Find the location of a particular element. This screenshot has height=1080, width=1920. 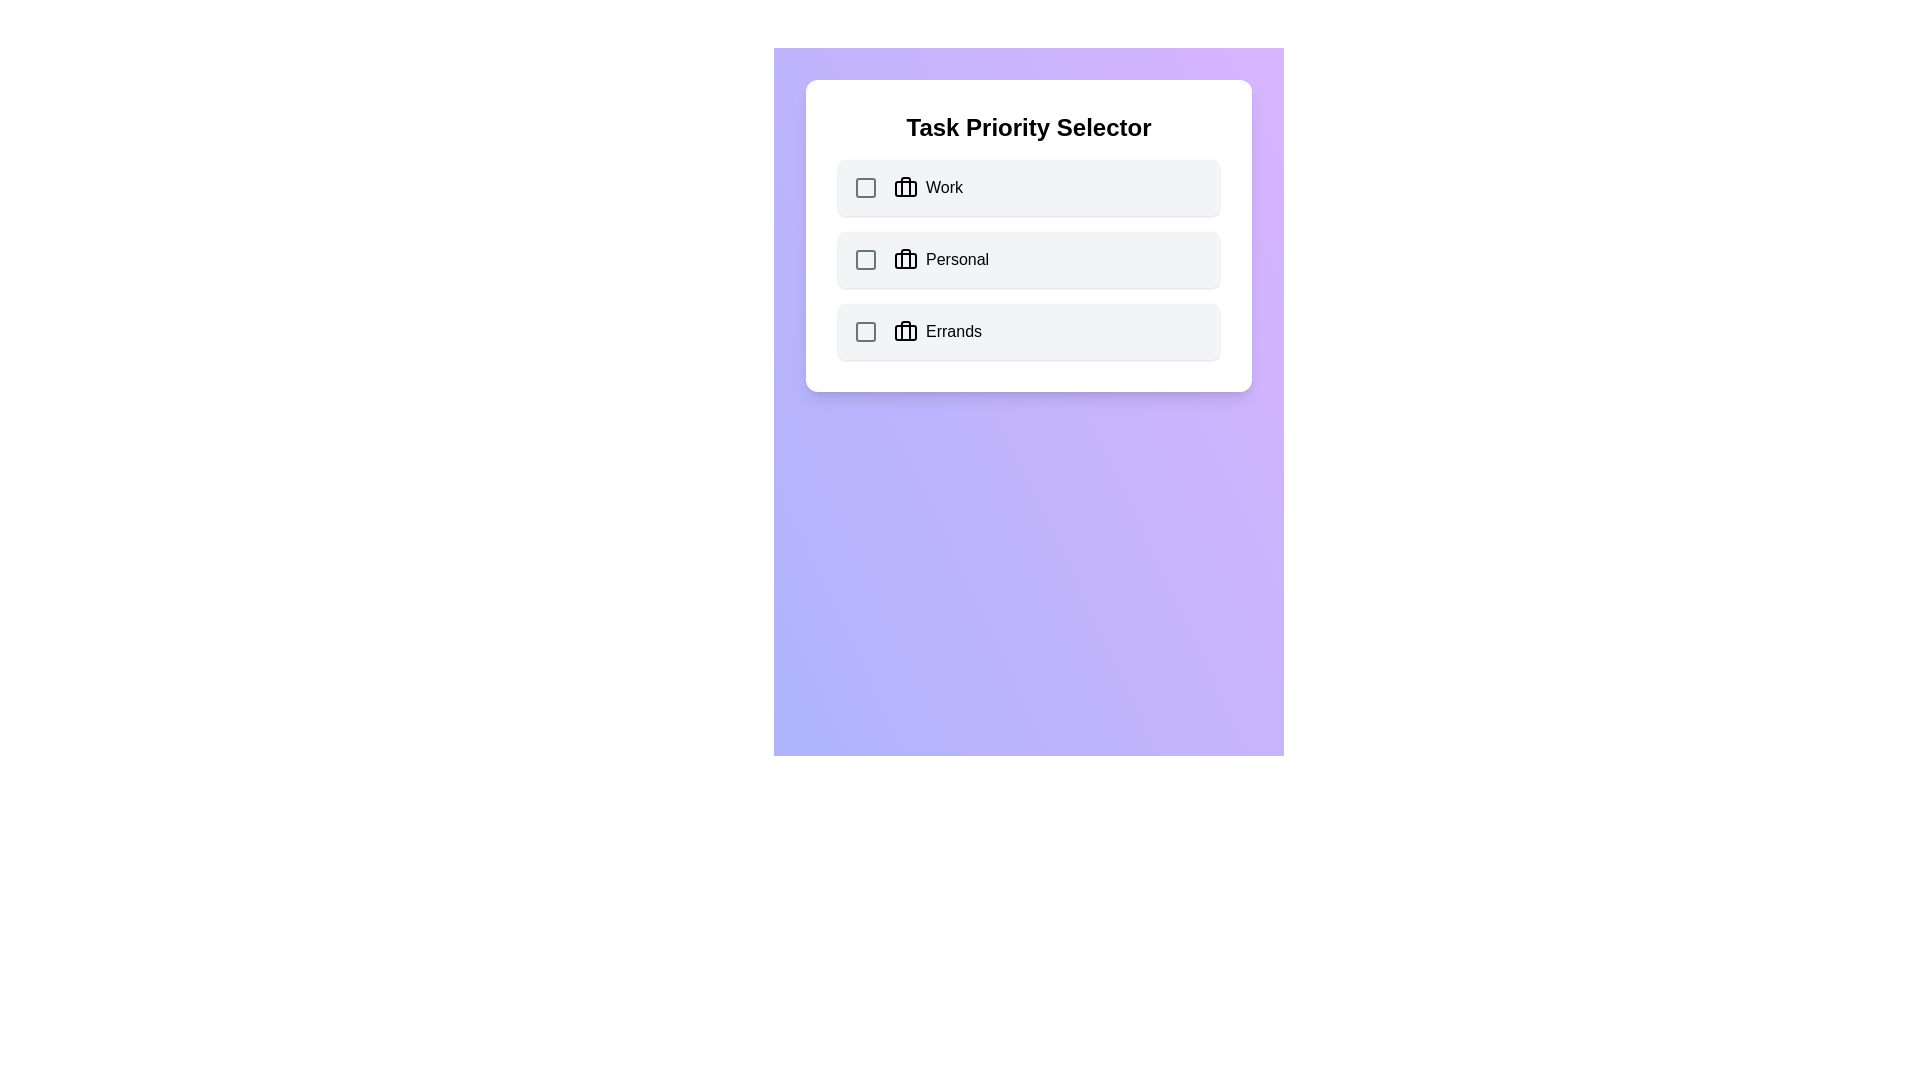

the category Work by clicking on its row is located at coordinates (1028, 188).